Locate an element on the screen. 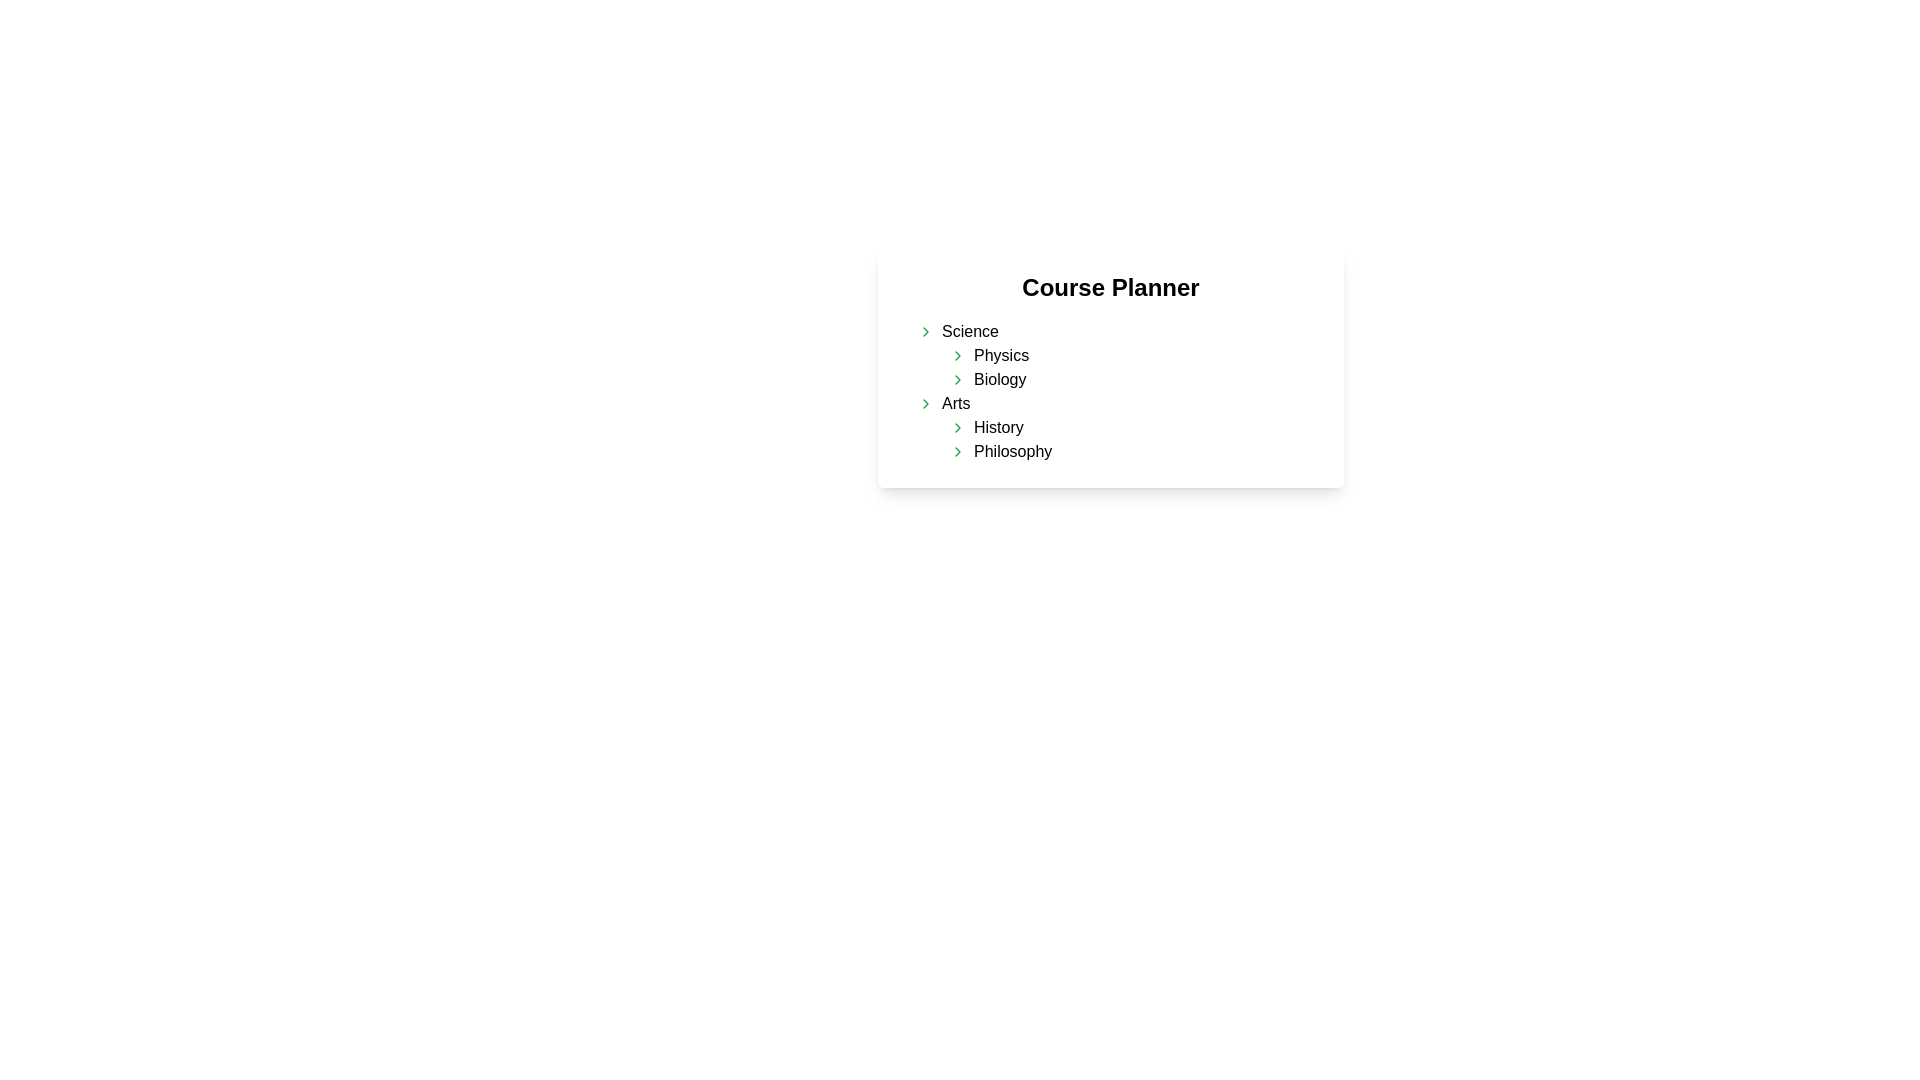 Image resolution: width=1920 pixels, height=1080 pixels. the right-facing green chevron icon positioned to the left of the 'Biology' text in the row under 'Science' for highlighting effects is located at coordinates (957, 380).